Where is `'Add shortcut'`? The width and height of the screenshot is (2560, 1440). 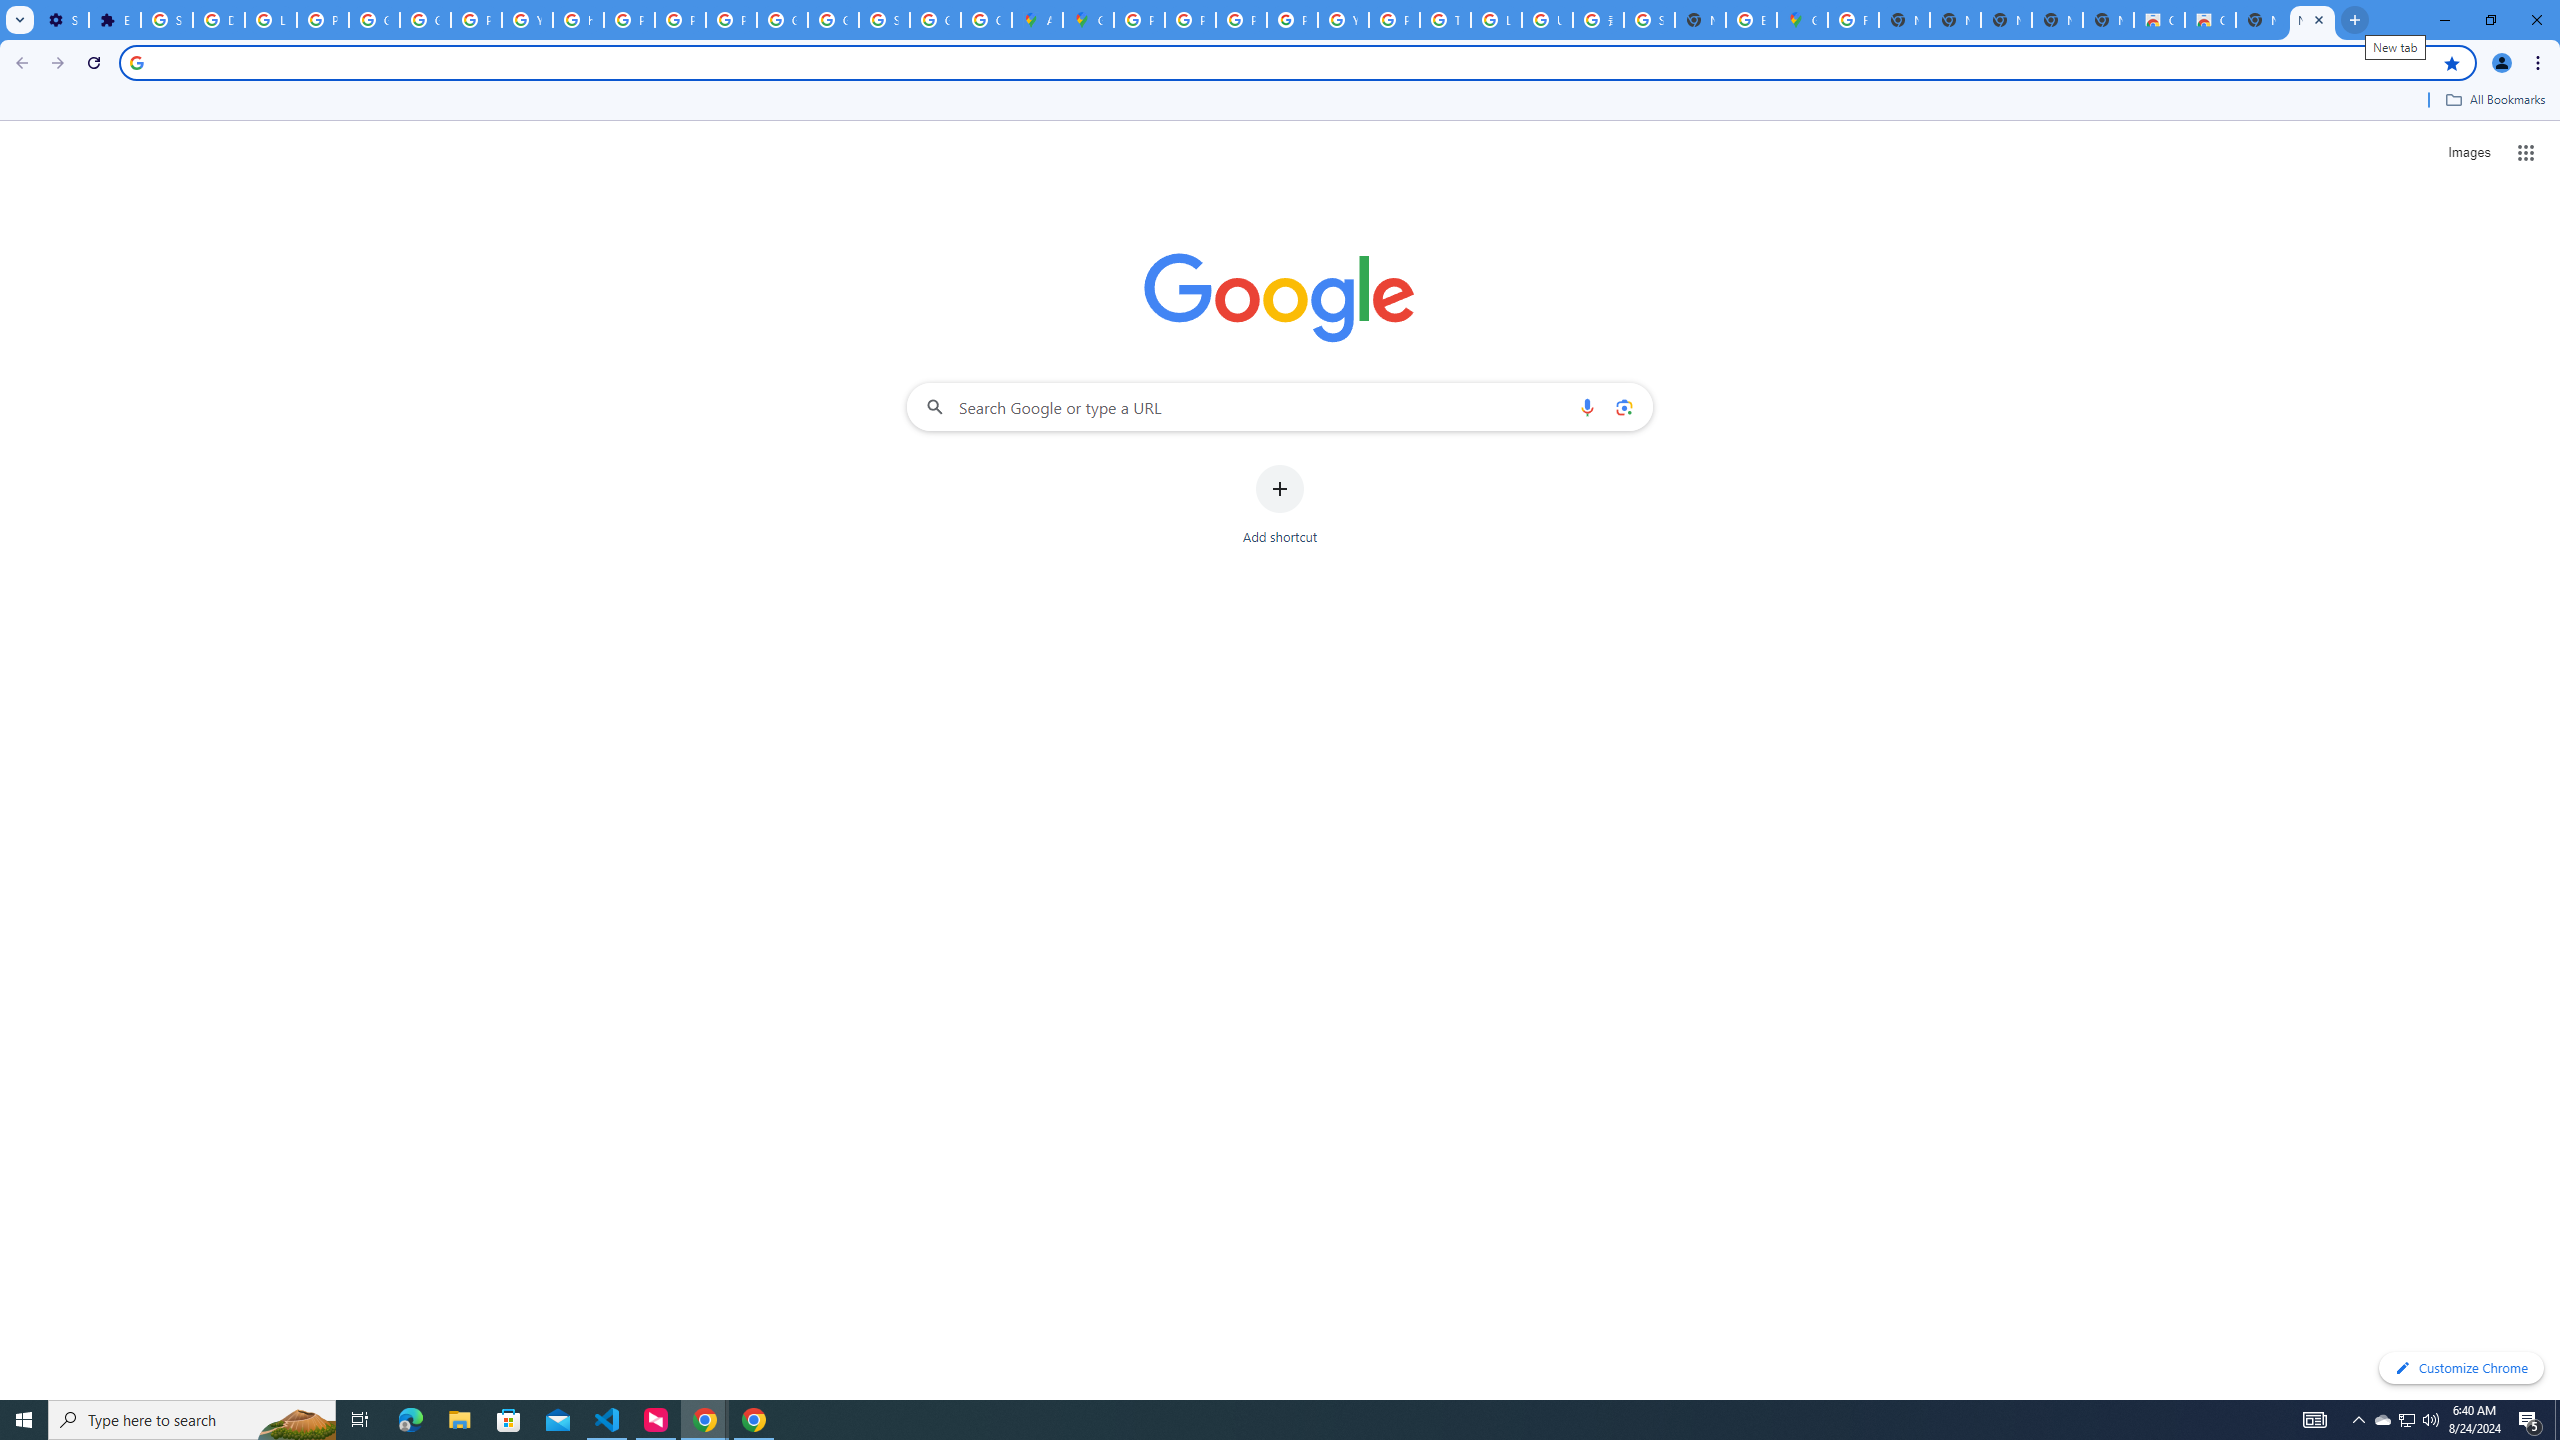
'Add shortcut' is located at coordinates (1280, 505).